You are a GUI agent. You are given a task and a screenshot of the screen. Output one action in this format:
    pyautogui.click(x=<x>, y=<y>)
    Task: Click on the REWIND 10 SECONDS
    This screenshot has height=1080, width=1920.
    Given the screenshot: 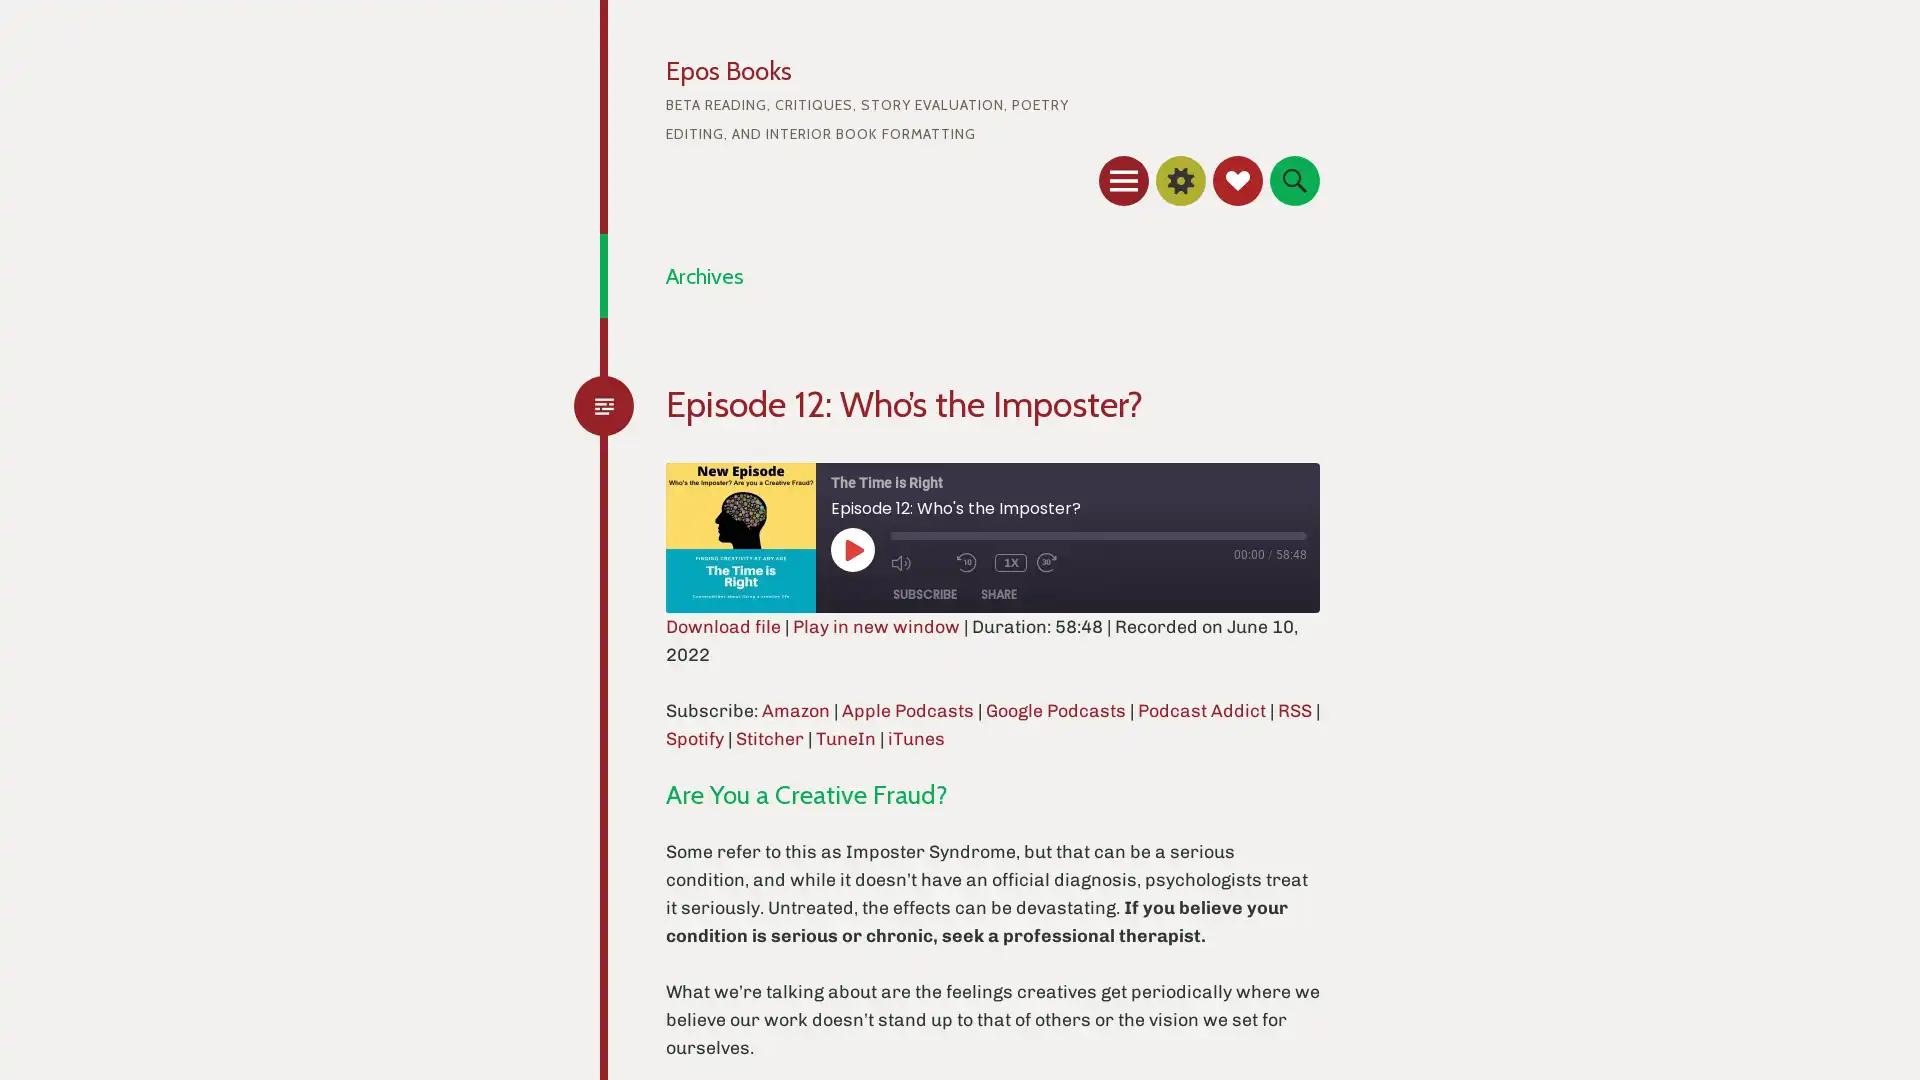 What is the action you would take?
    pyautogui.click(x=970, y=562)
    